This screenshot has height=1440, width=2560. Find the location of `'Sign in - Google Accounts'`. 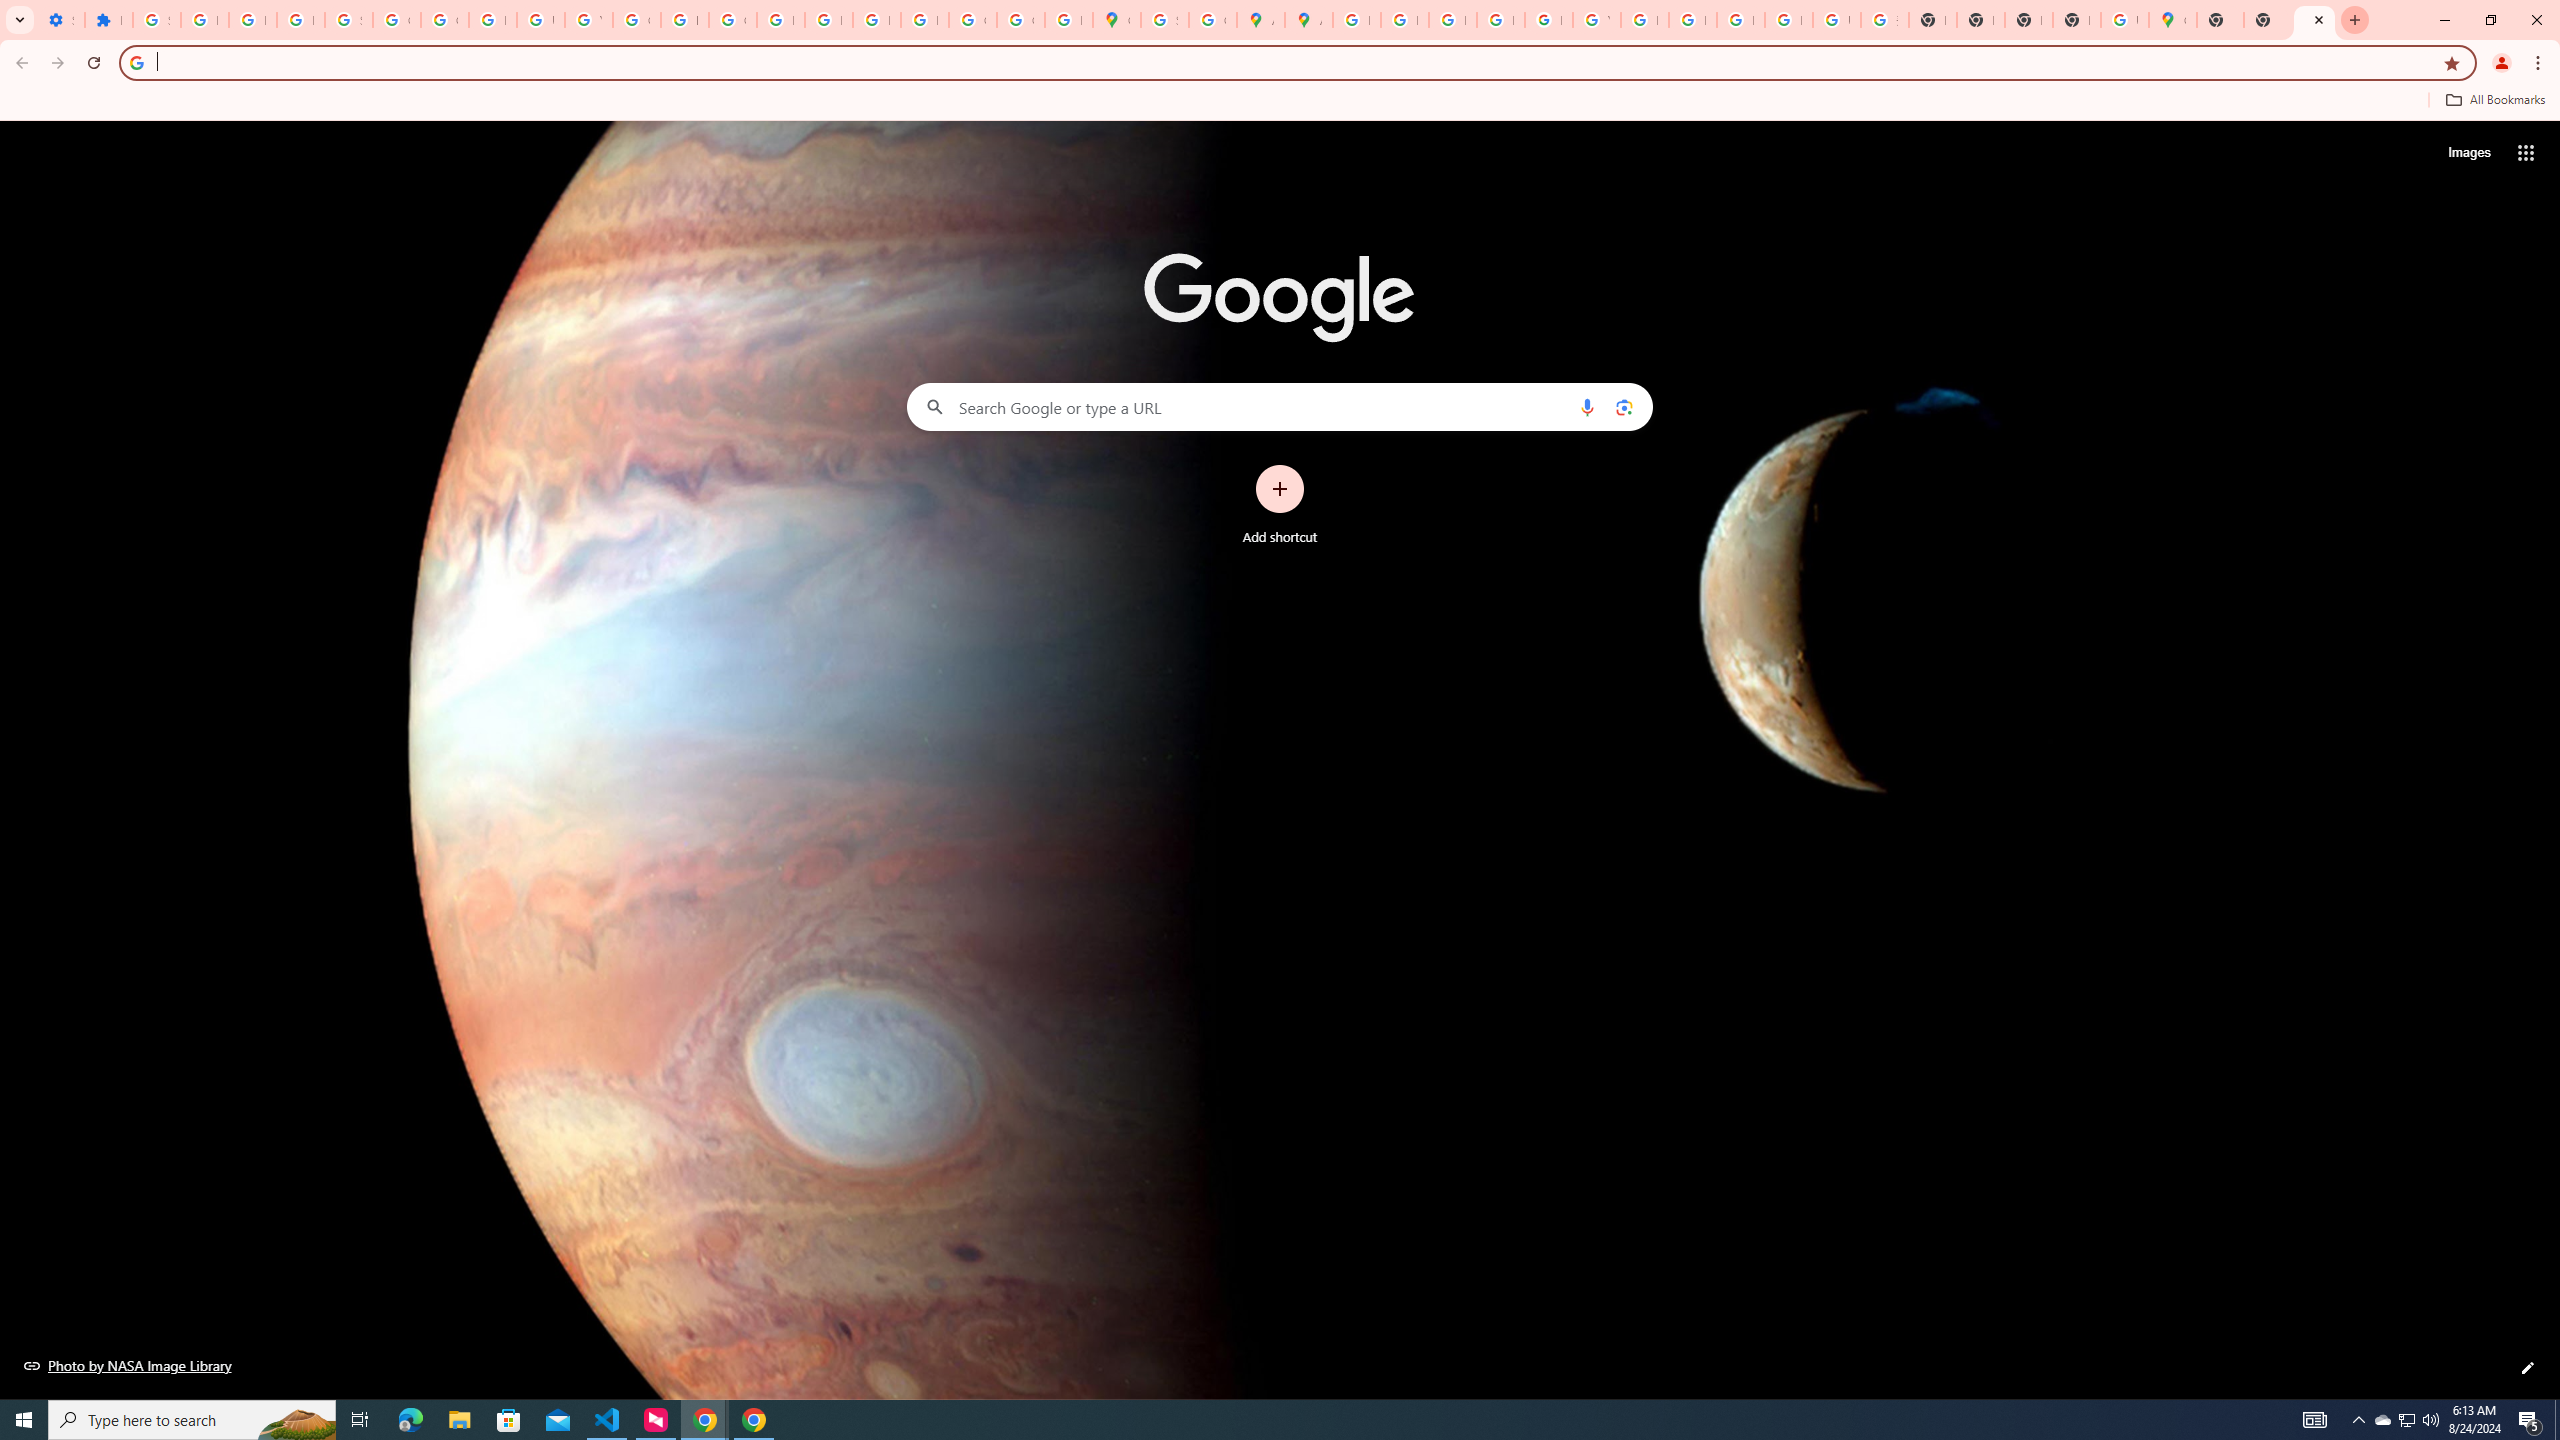

'Sign in - Google Accounts' is located at coordinates (155, 19).